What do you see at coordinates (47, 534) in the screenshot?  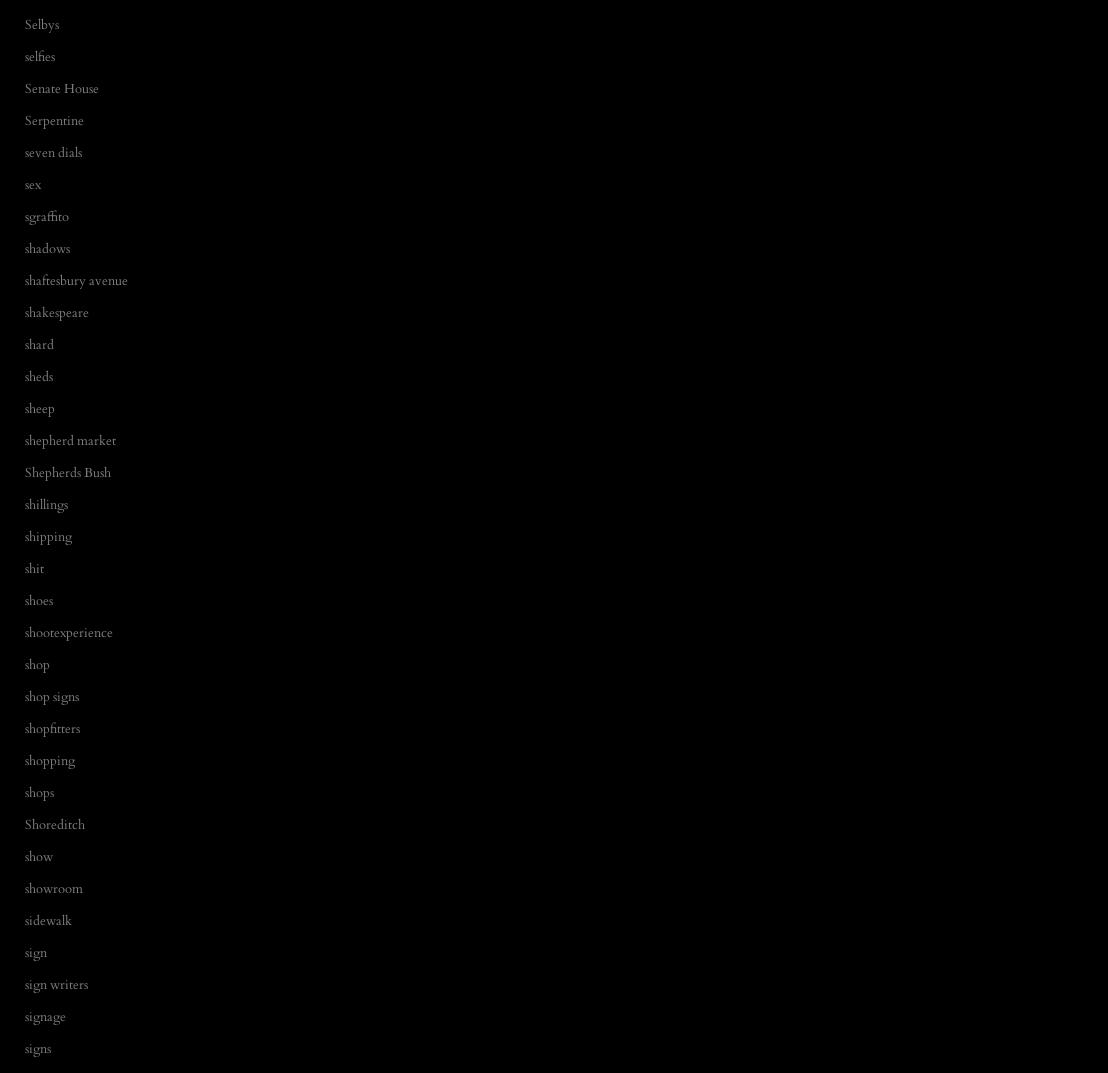 I see `'shipping'` at bounding box center [47, 534].